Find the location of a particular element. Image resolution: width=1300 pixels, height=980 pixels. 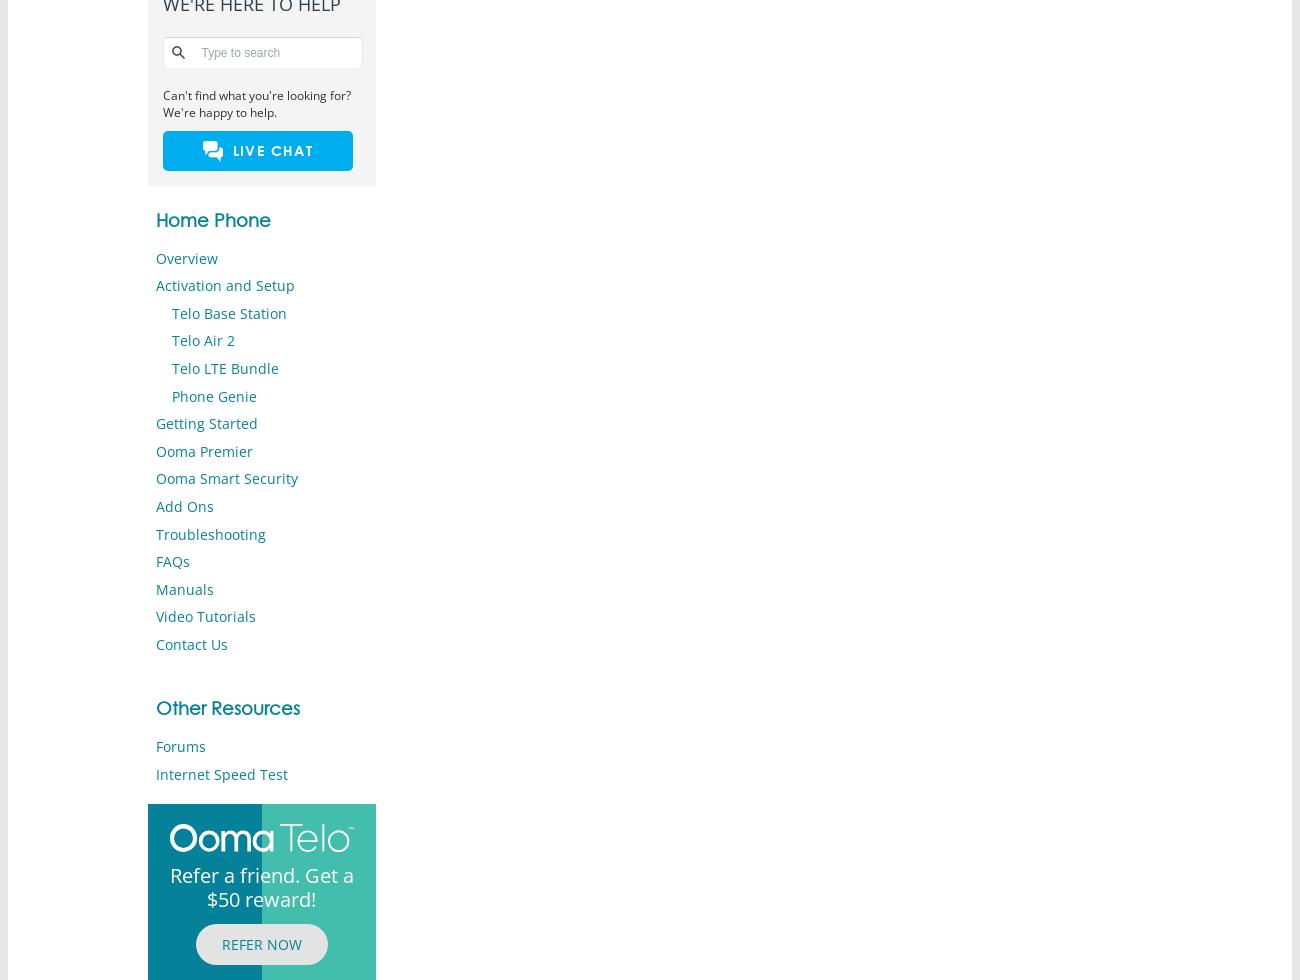

'Other Resources' is located at coordinates (225, 708).